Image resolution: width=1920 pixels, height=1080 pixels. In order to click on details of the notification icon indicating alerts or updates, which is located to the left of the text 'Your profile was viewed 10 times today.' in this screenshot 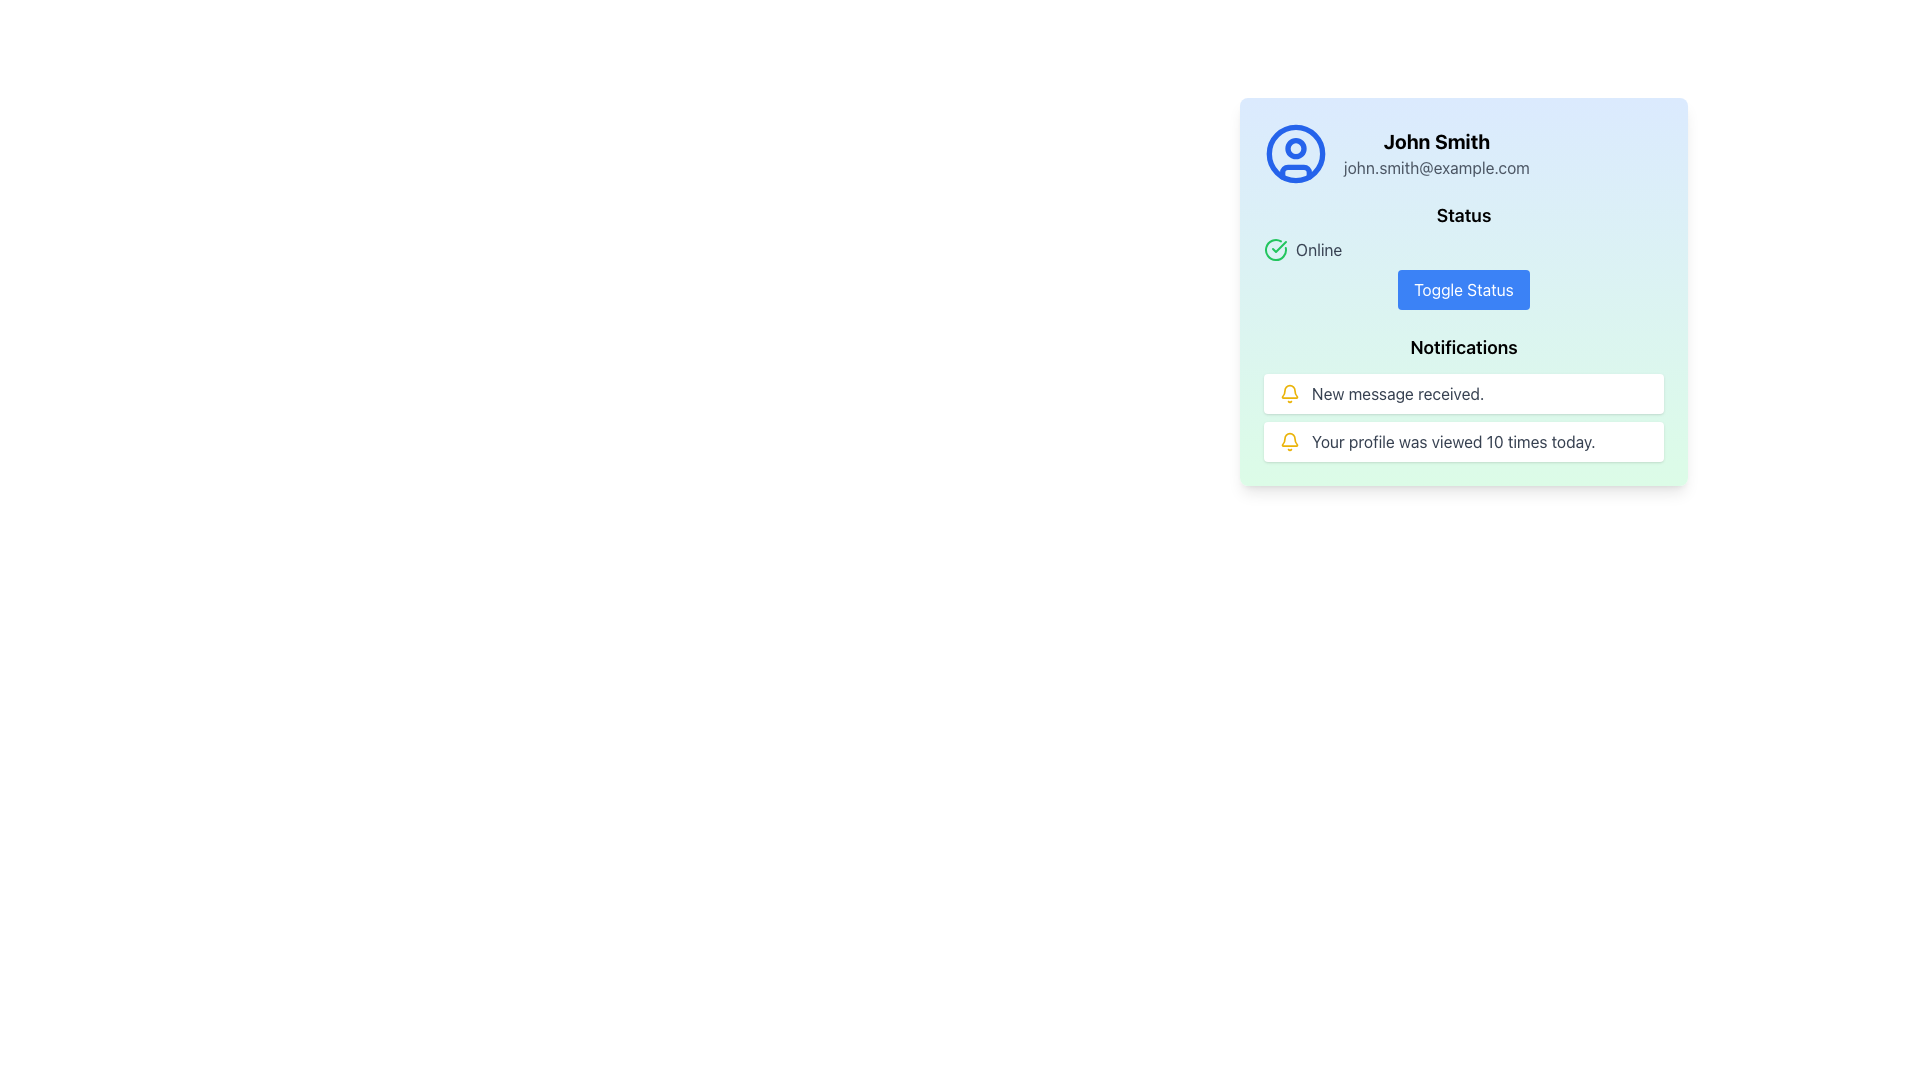, I will do `click(1290, 441)`.